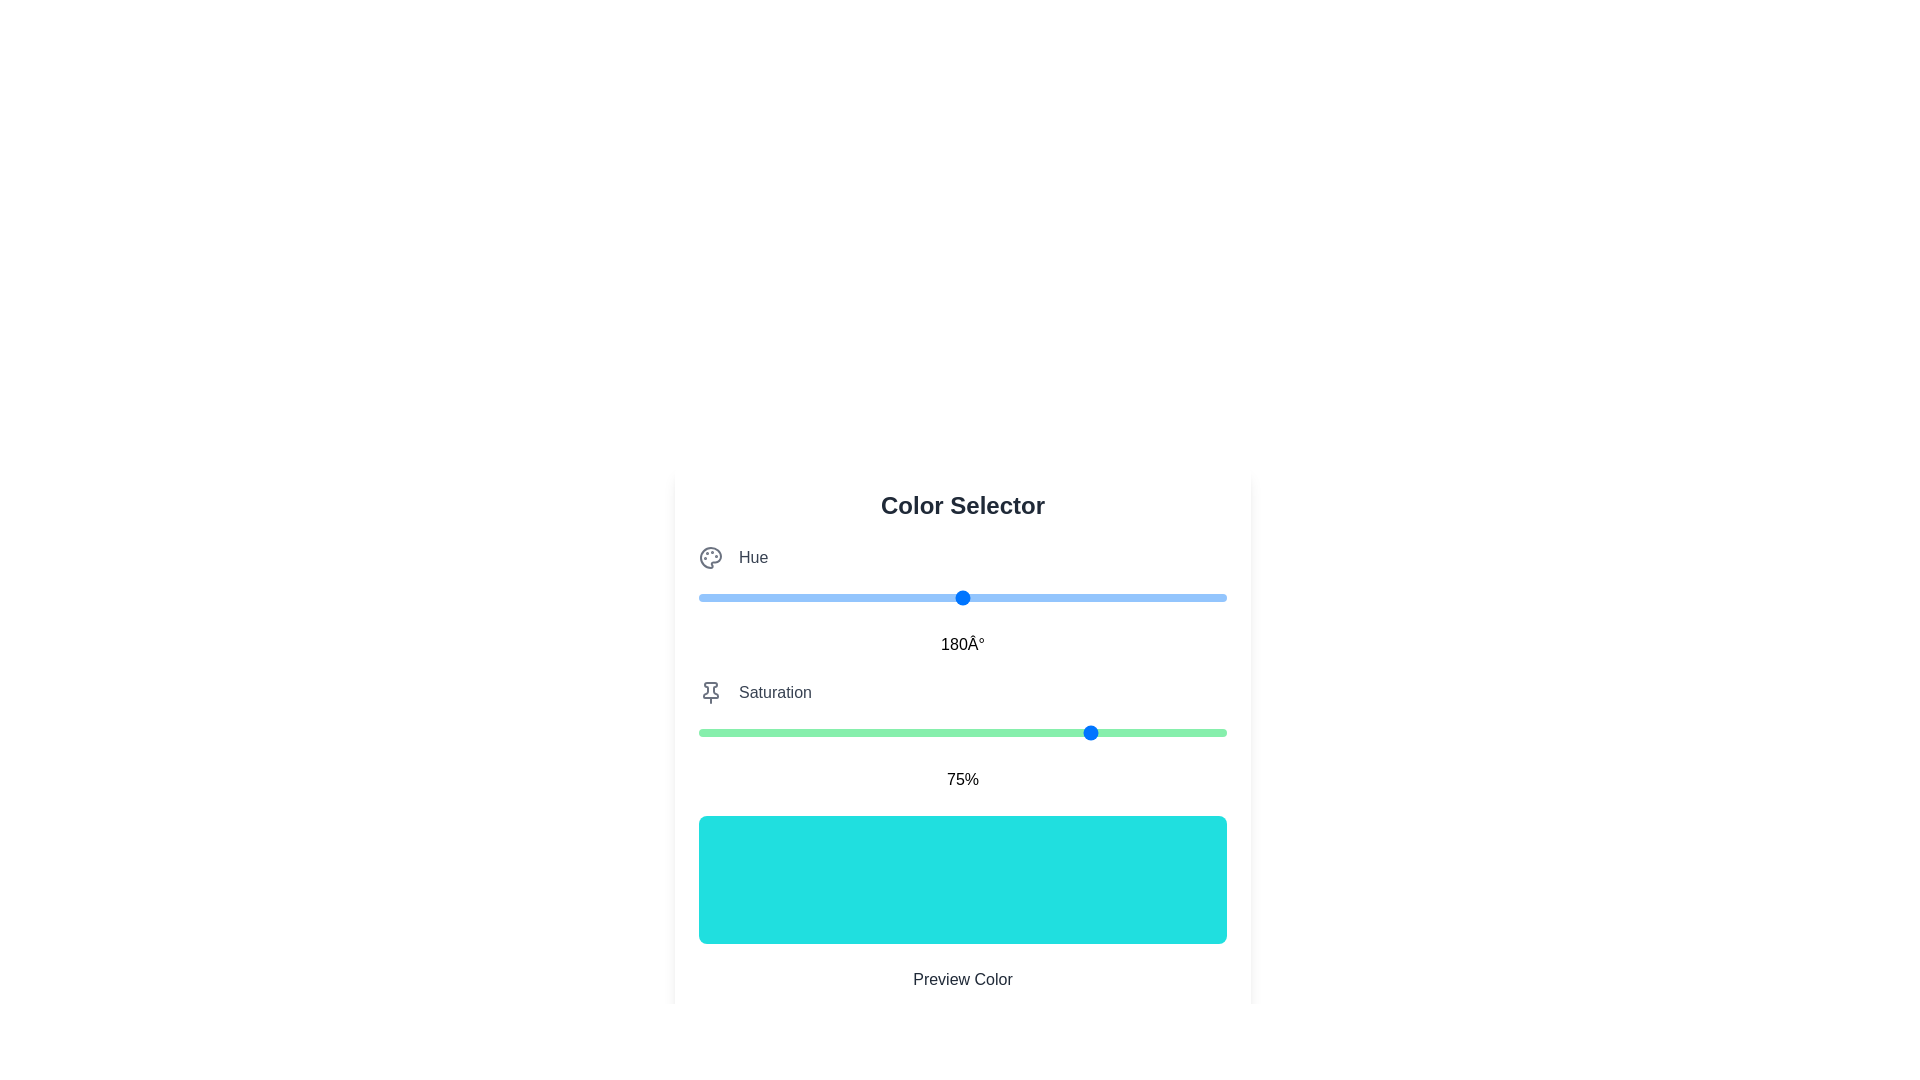 The width and height of the screenshot is (1920, 1080). I want to click on the static text display showing '75%' in the 'Color Selector' panel, located below the green progress bar slider for 'Saturation', so click(963, 778).